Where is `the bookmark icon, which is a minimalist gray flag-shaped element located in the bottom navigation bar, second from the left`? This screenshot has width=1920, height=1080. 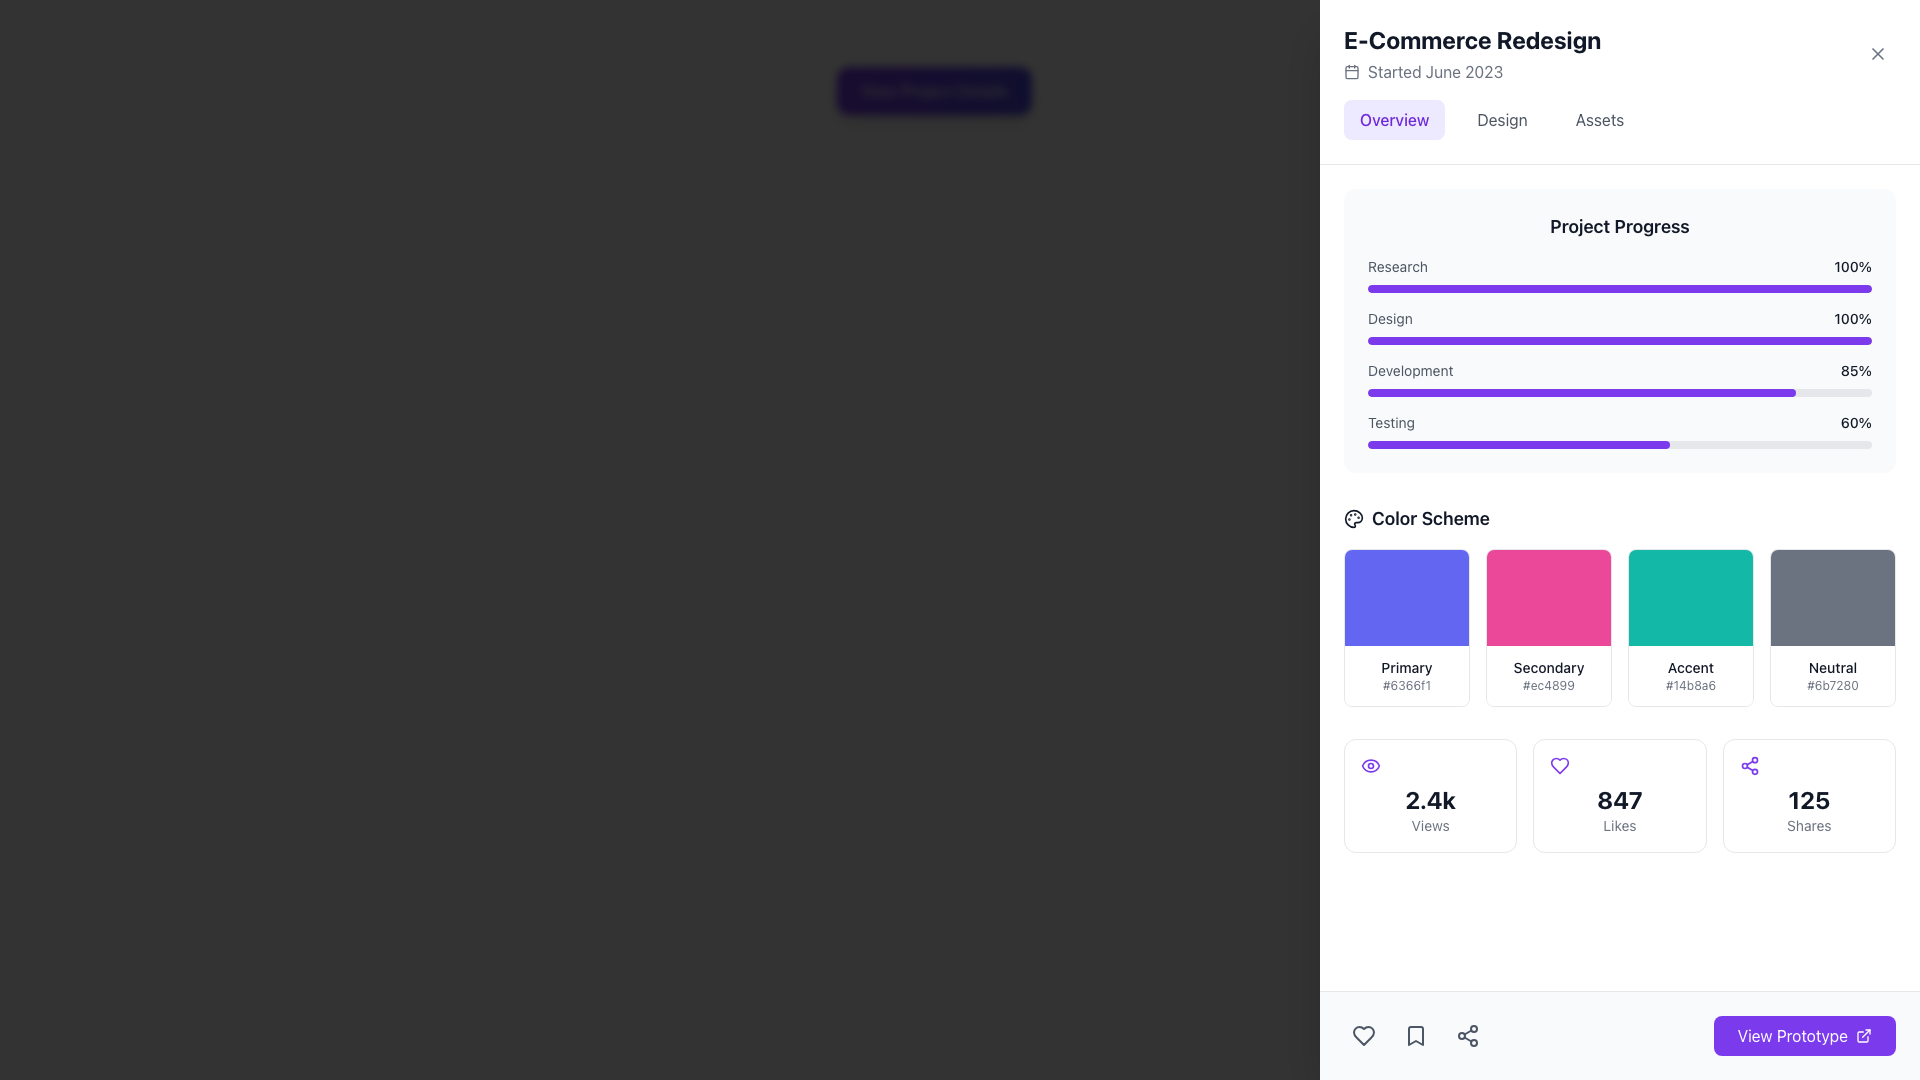
the bookmark icon, which is a minimalist gray flag-shaped element located in the bottom navigation bar, second from the left is located at coordinates (1415, 1035).